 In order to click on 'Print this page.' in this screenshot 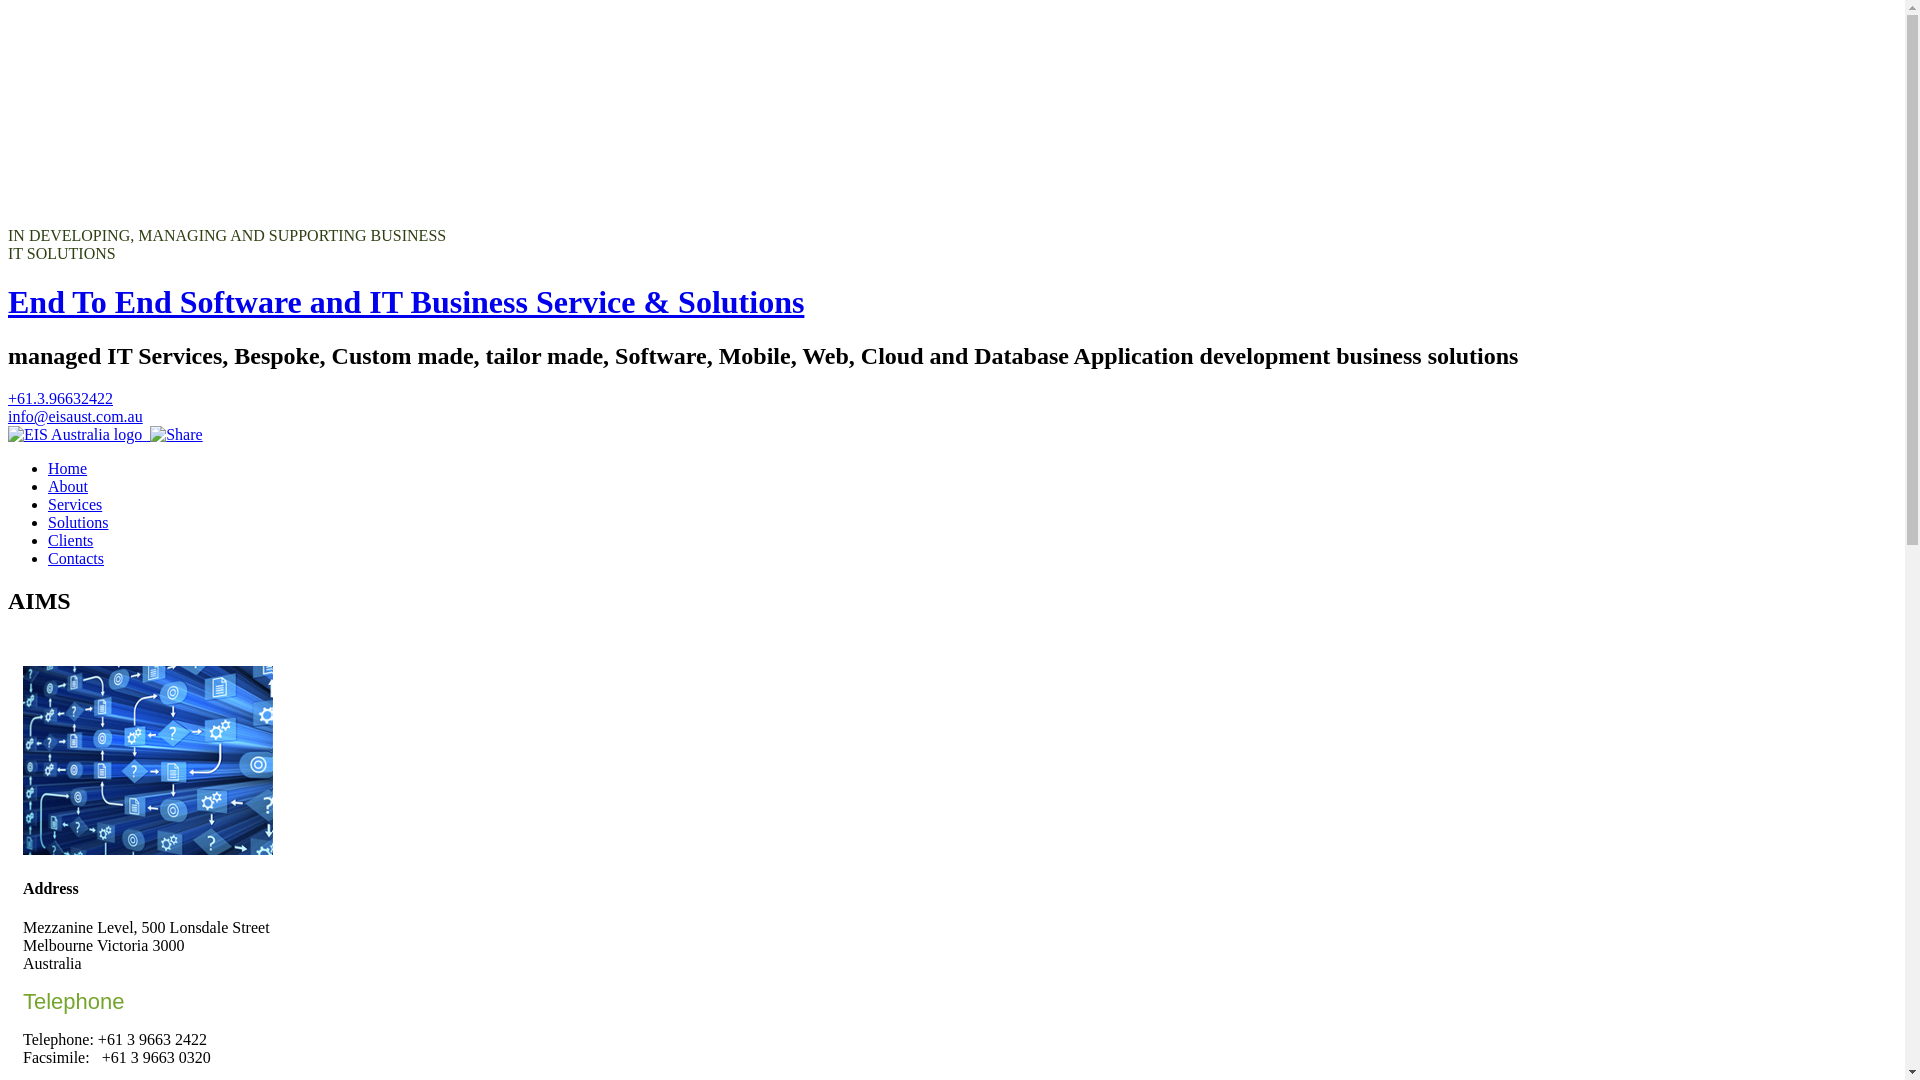, I will do `click(144, 433)`.